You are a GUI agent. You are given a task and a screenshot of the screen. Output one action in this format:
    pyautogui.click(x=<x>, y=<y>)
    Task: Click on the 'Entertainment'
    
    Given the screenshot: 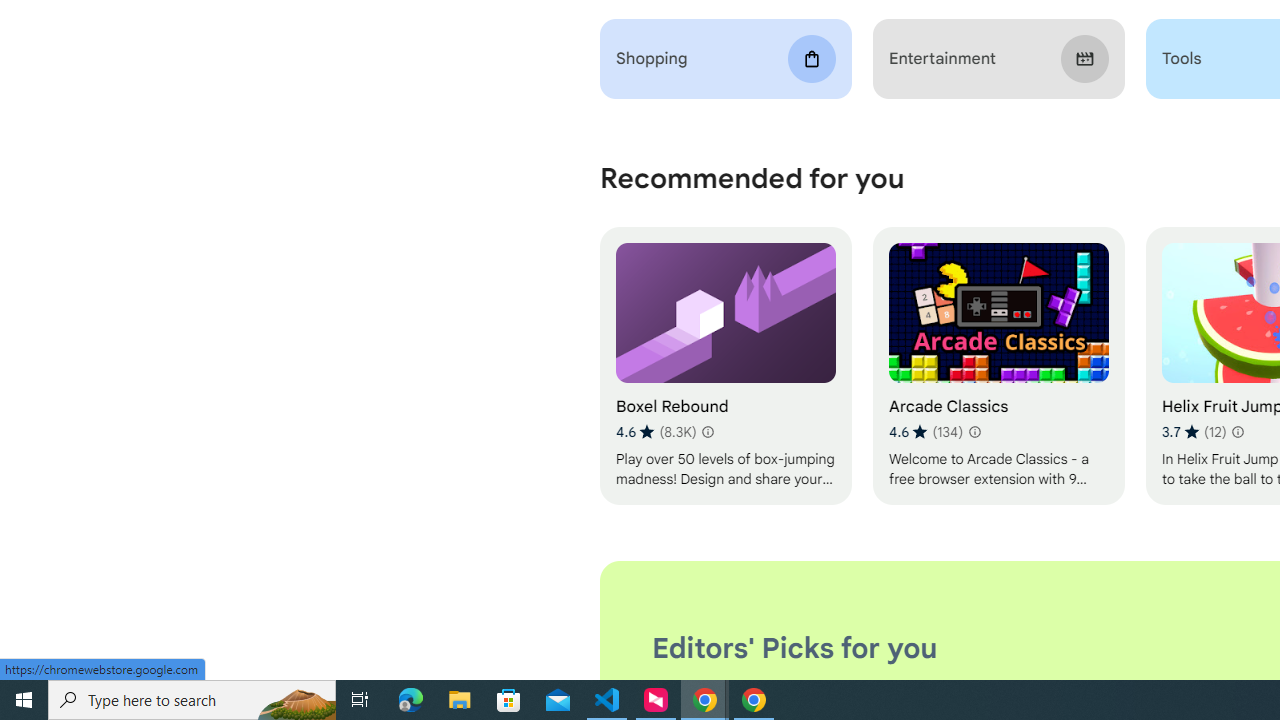 What is the action you would take?
    pyautogui.click(x=998, y=58)
    